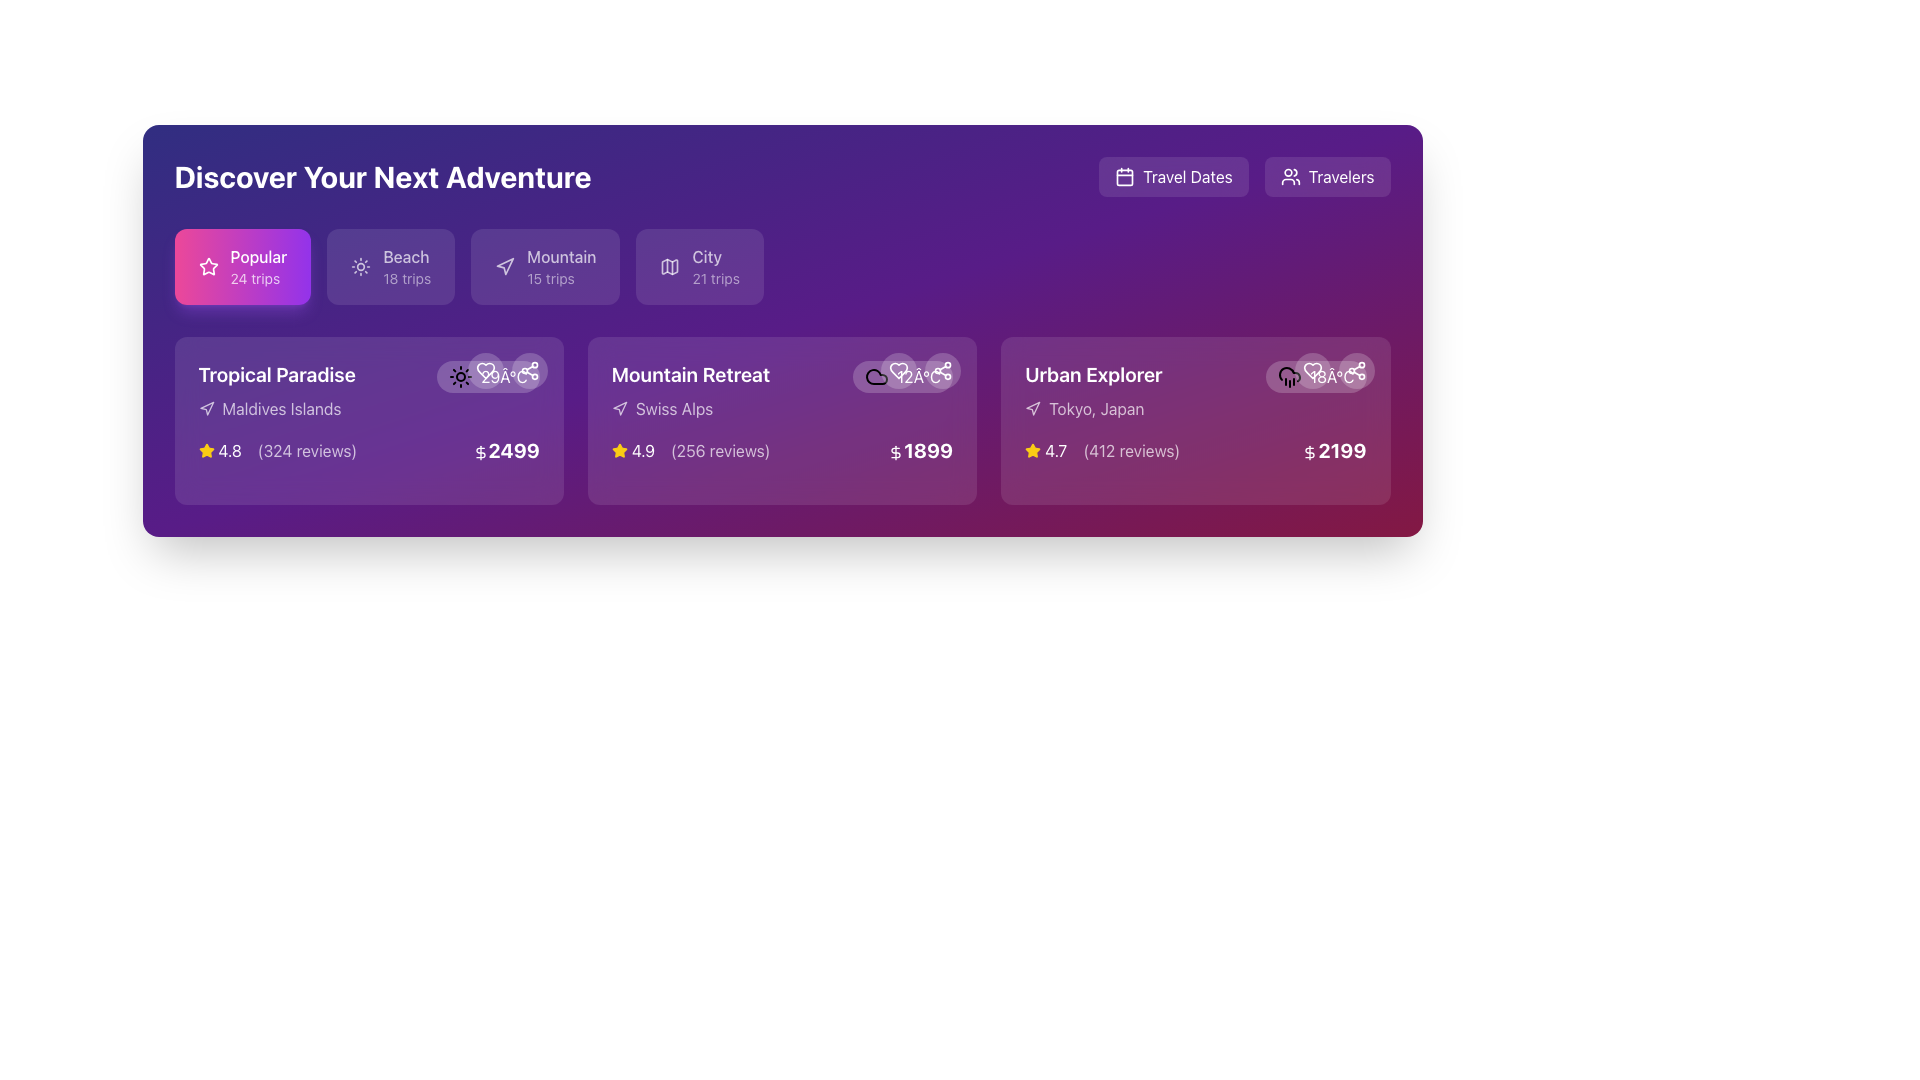 The width and height of the screenshot is (1920, 1080). What do you see at coordinates (1356, 370) in the screenshot?
I see `the circular share button with a white border and semi-transparent background, located` at bounding box center [1356, 370].